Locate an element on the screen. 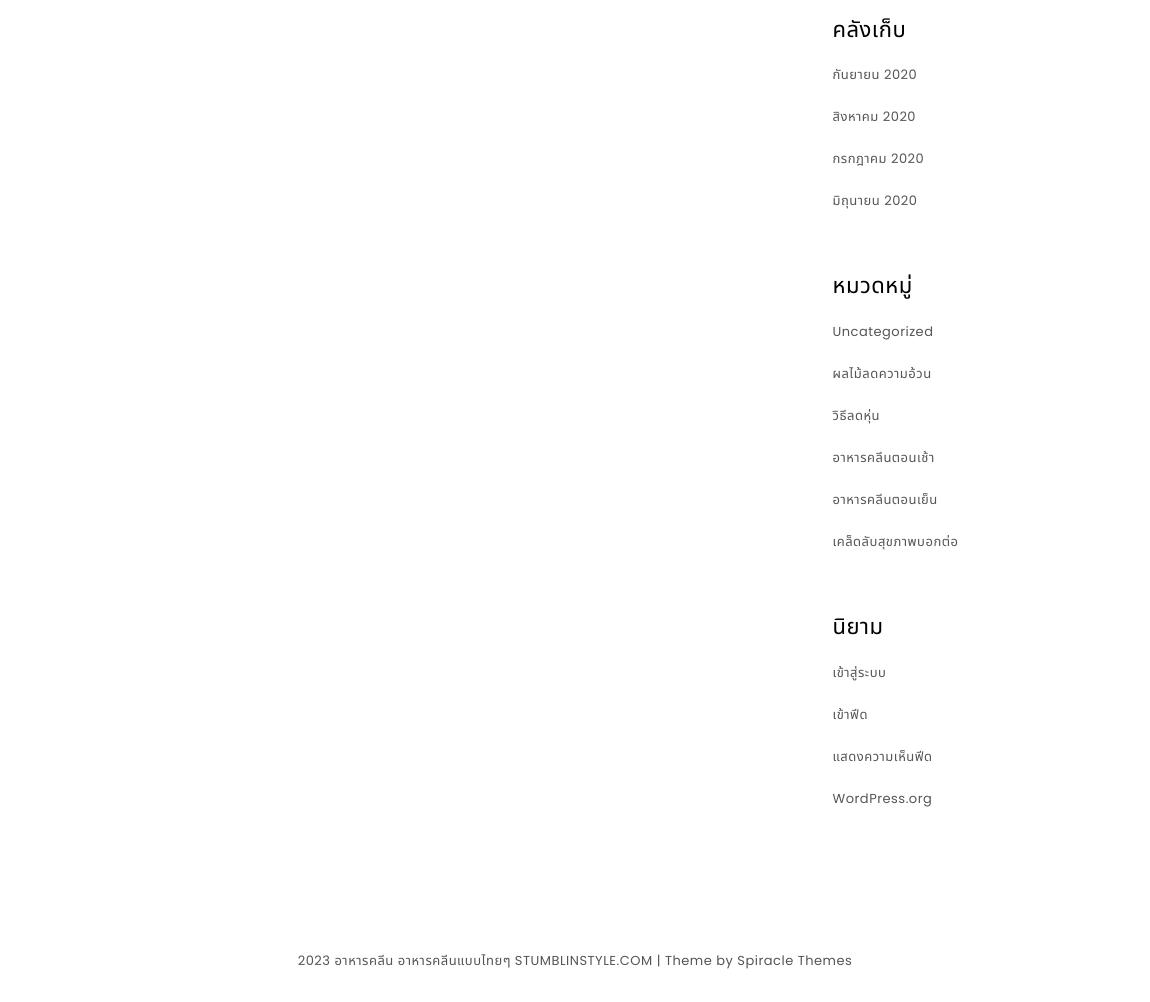  'กันยายน 2020' is located at coordinates (874, 74).